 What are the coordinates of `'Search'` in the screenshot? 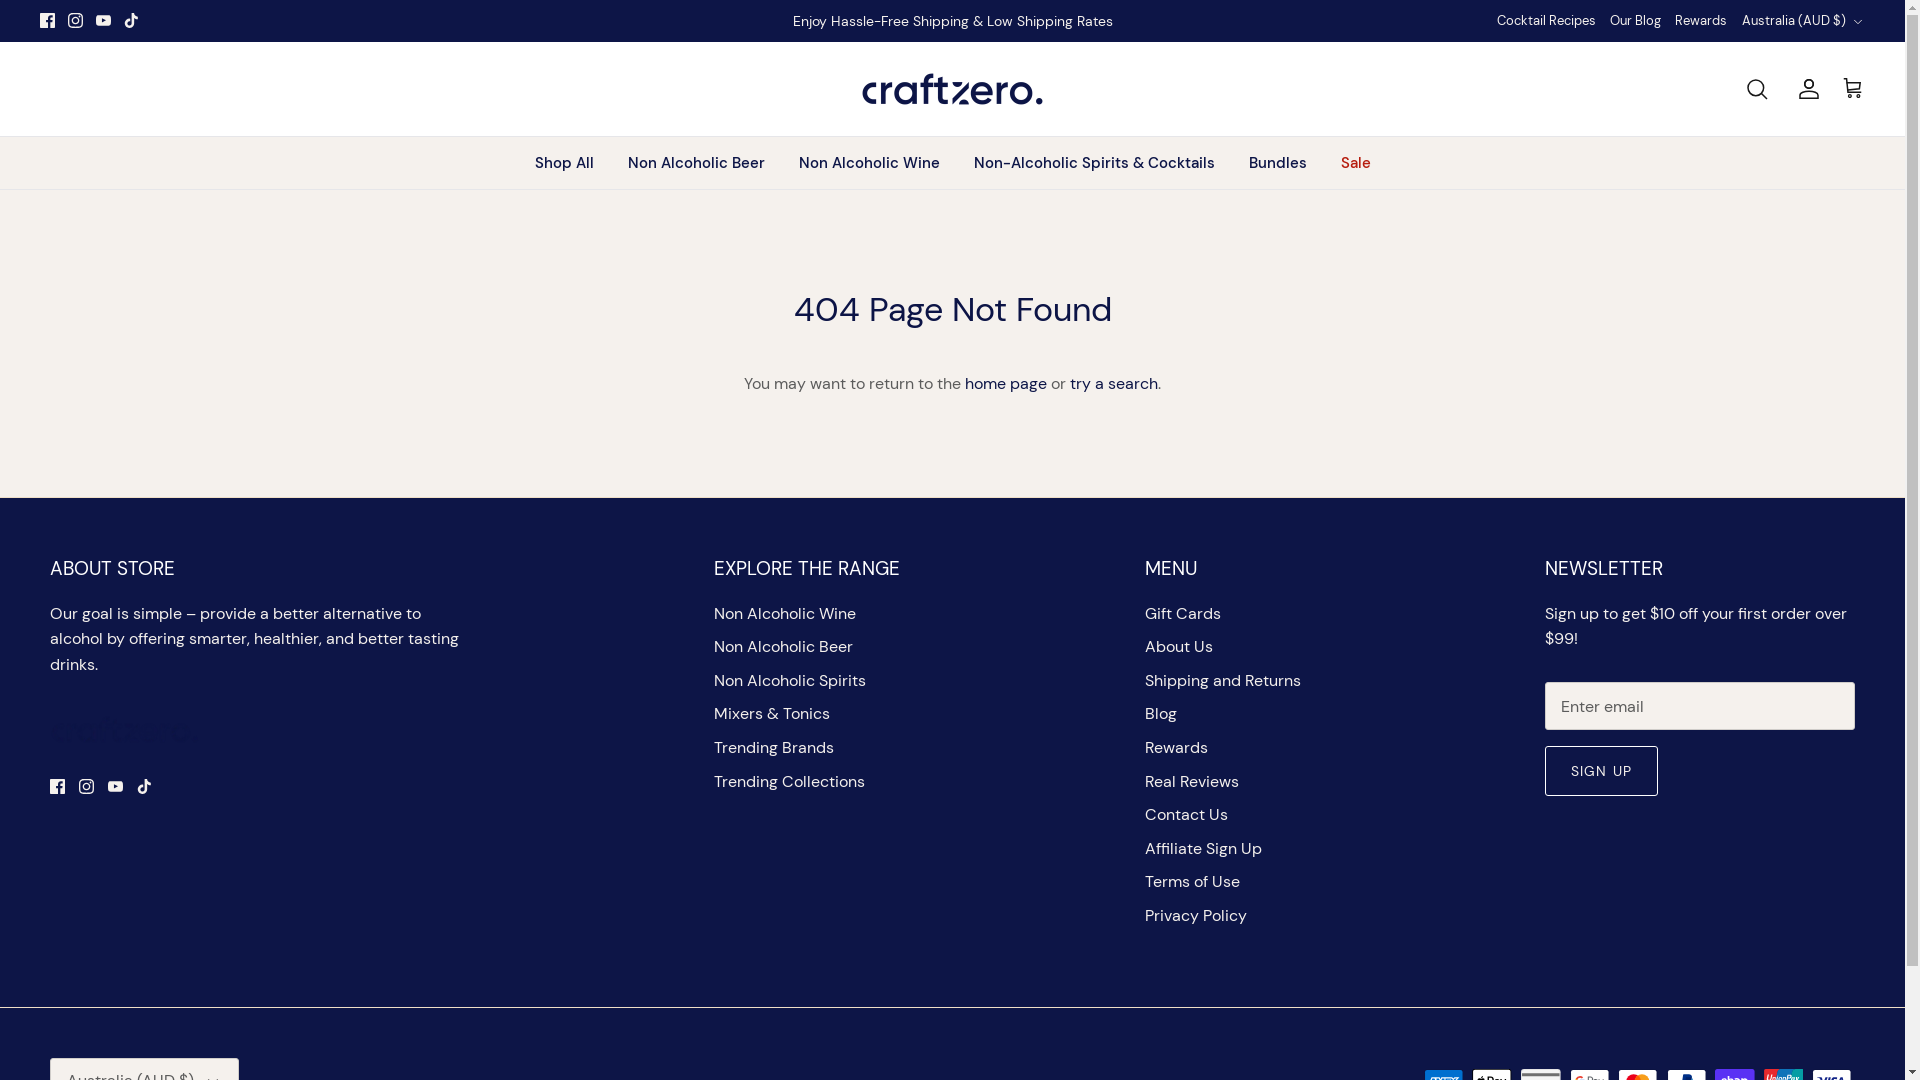 It's located at (1744, 87).